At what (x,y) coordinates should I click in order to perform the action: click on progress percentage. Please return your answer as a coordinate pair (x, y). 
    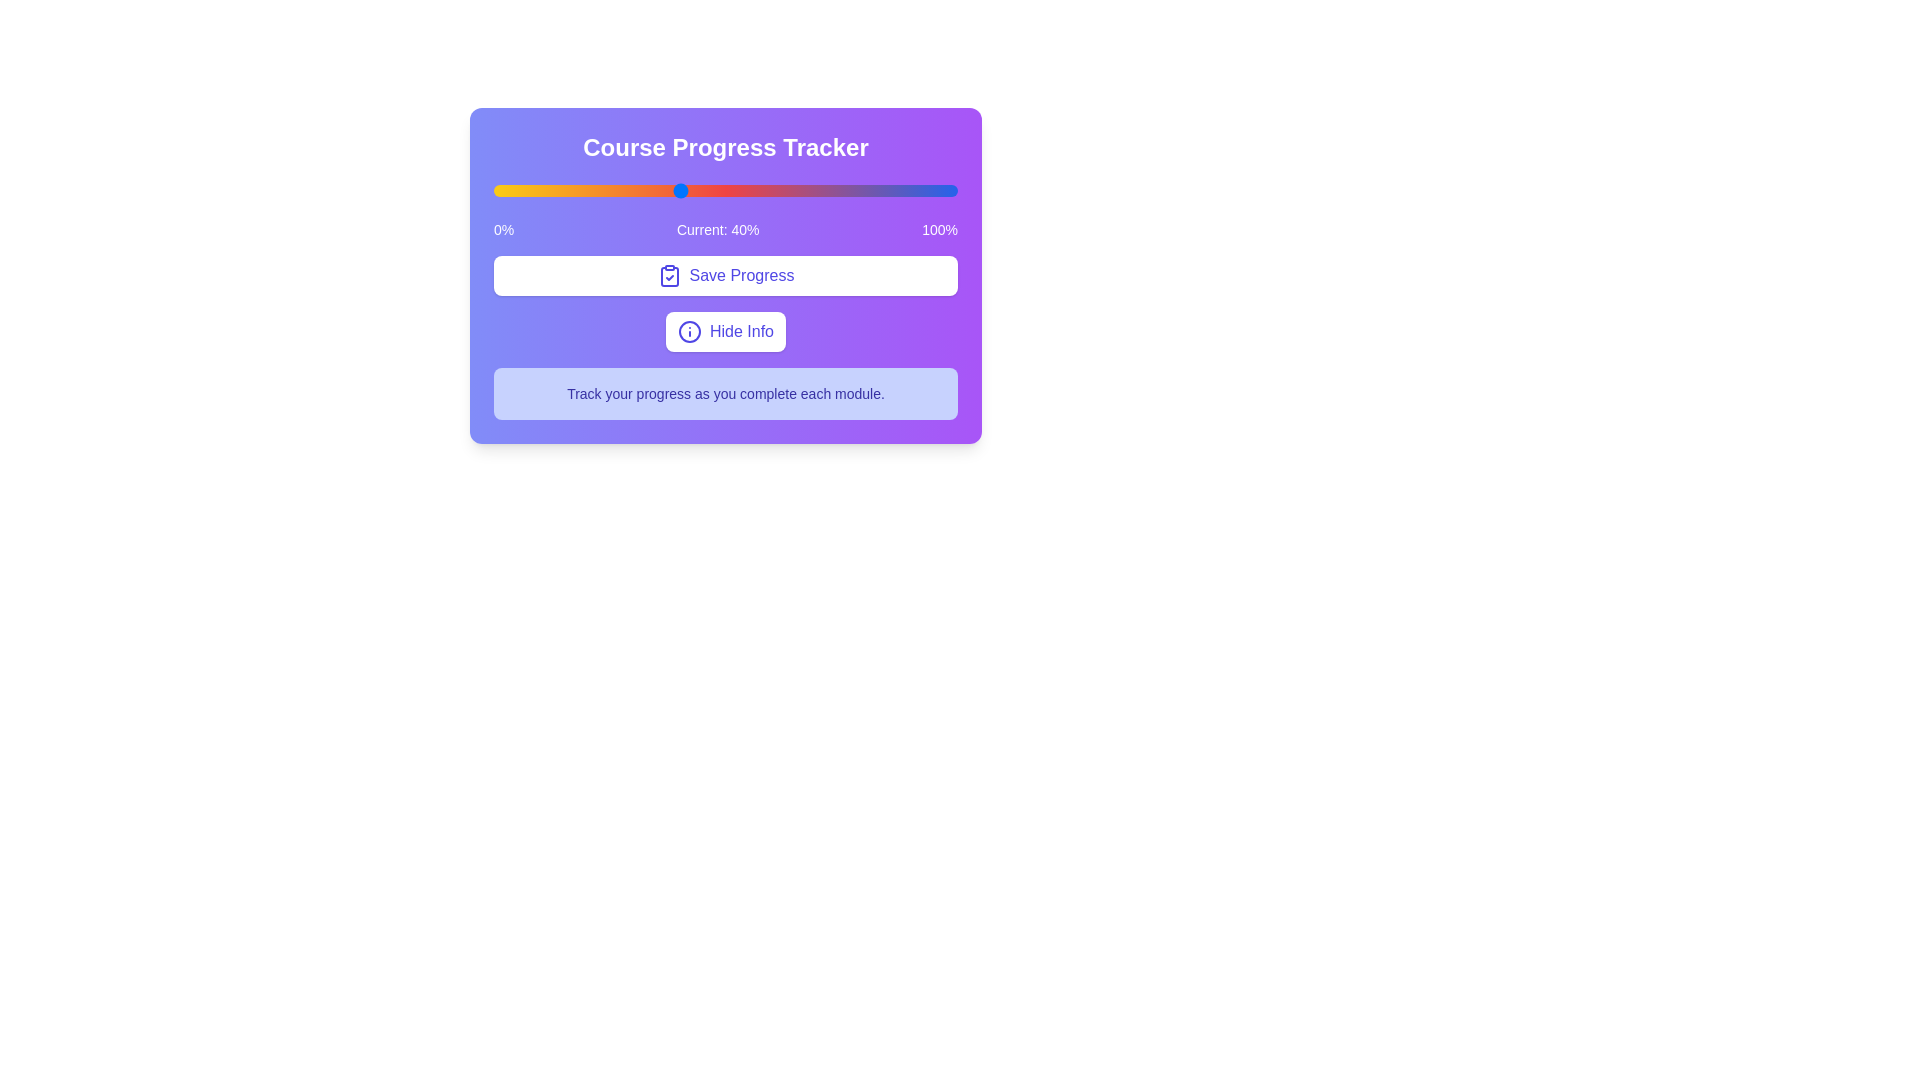
    Looking at the image, I should click on (766, 191).